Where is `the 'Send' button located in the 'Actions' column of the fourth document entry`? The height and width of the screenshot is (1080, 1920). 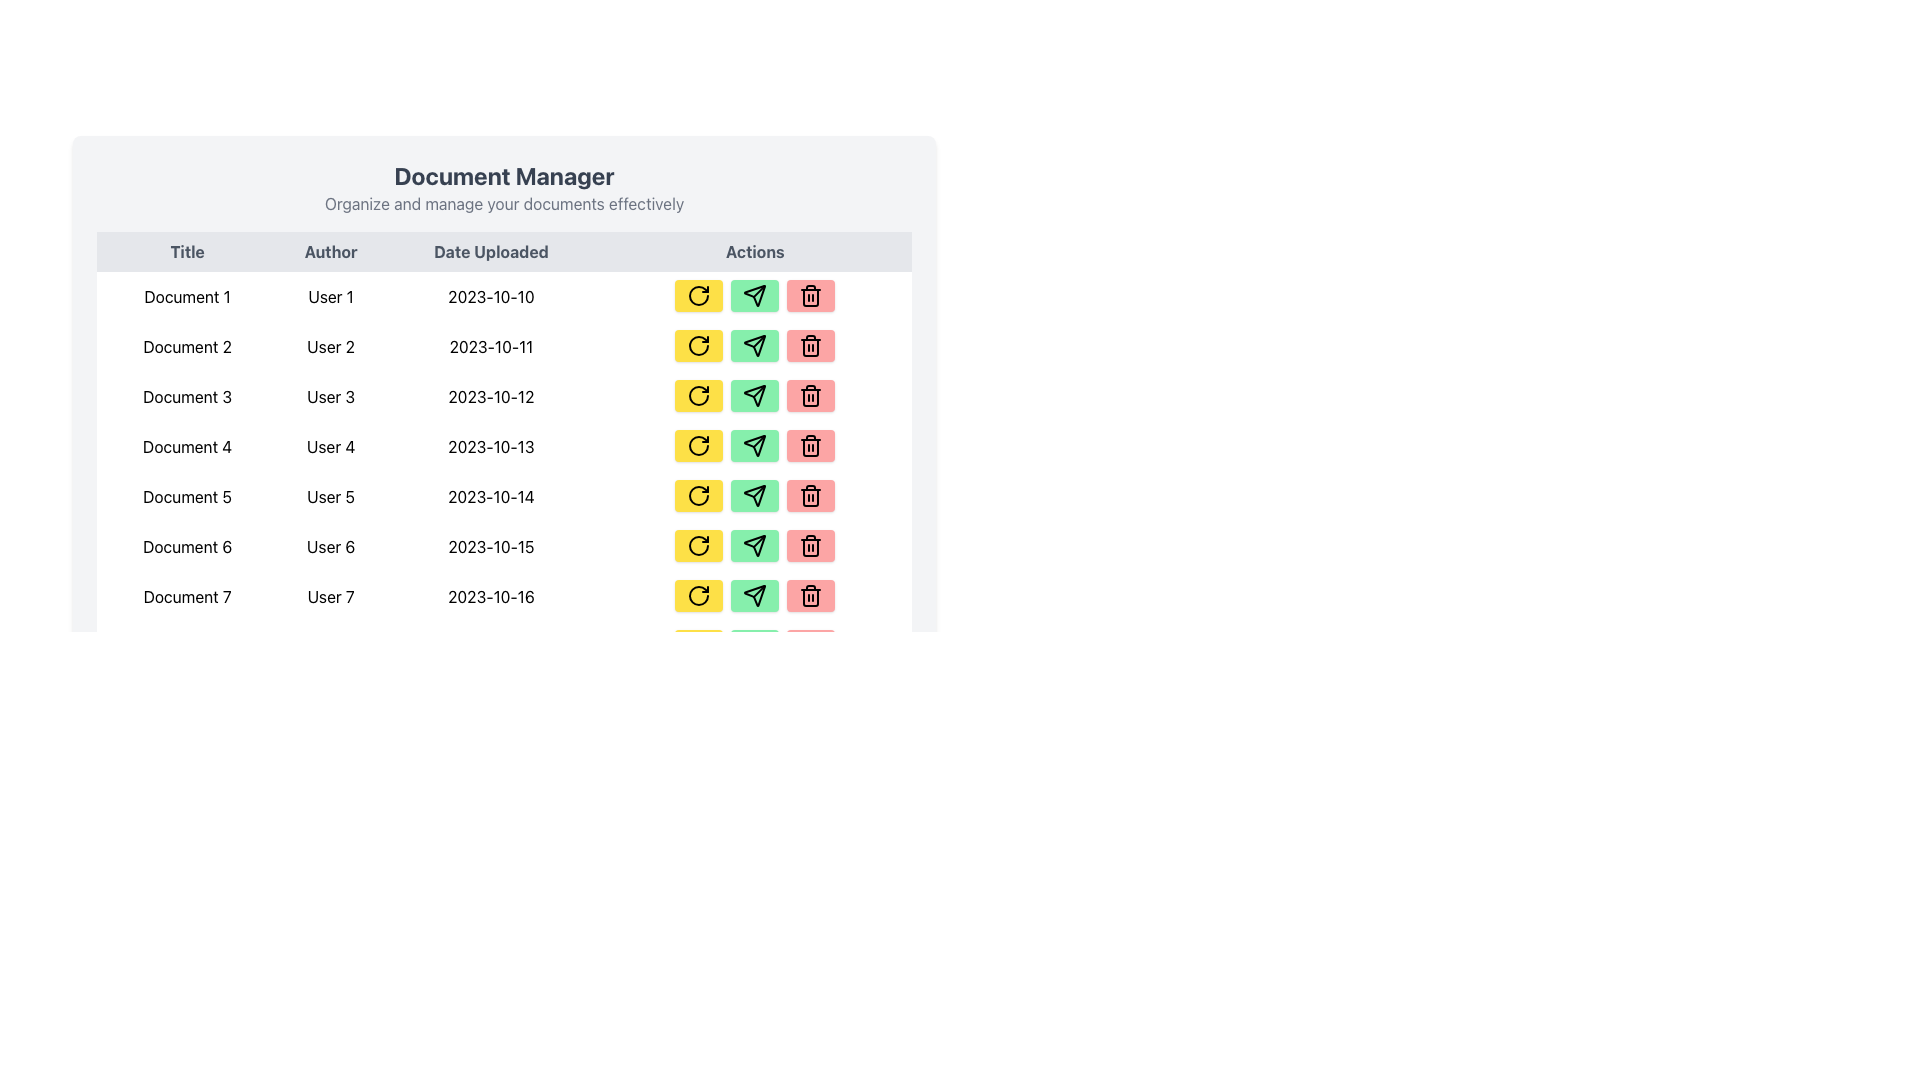 the 'Send' button located in the 'Actions' column of the fourth document entry is located at coordinates (754, 445).